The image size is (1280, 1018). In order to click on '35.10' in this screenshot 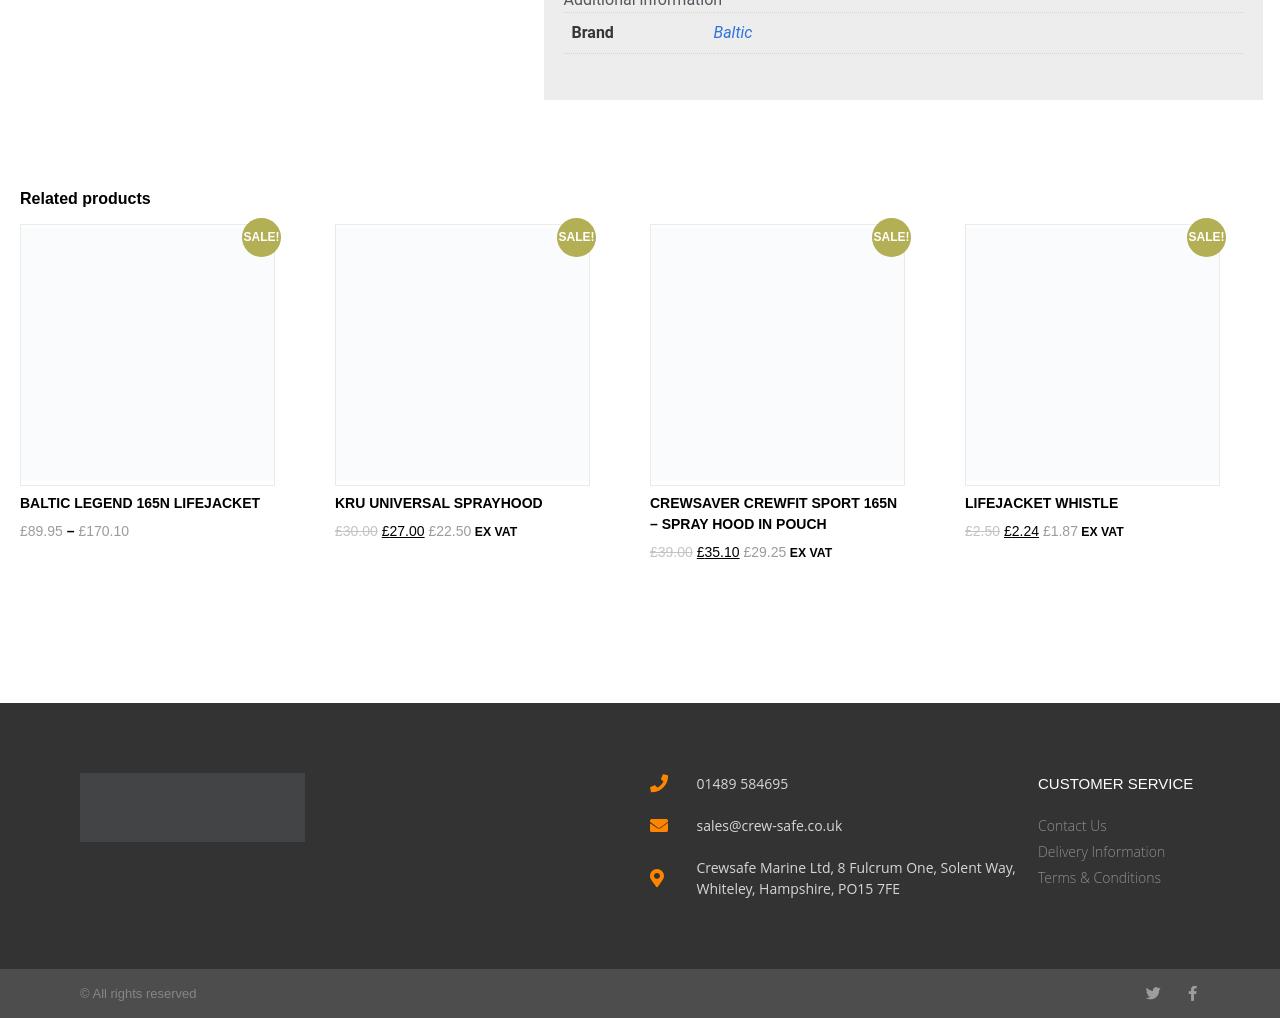, I will do `click(720, 550)`.